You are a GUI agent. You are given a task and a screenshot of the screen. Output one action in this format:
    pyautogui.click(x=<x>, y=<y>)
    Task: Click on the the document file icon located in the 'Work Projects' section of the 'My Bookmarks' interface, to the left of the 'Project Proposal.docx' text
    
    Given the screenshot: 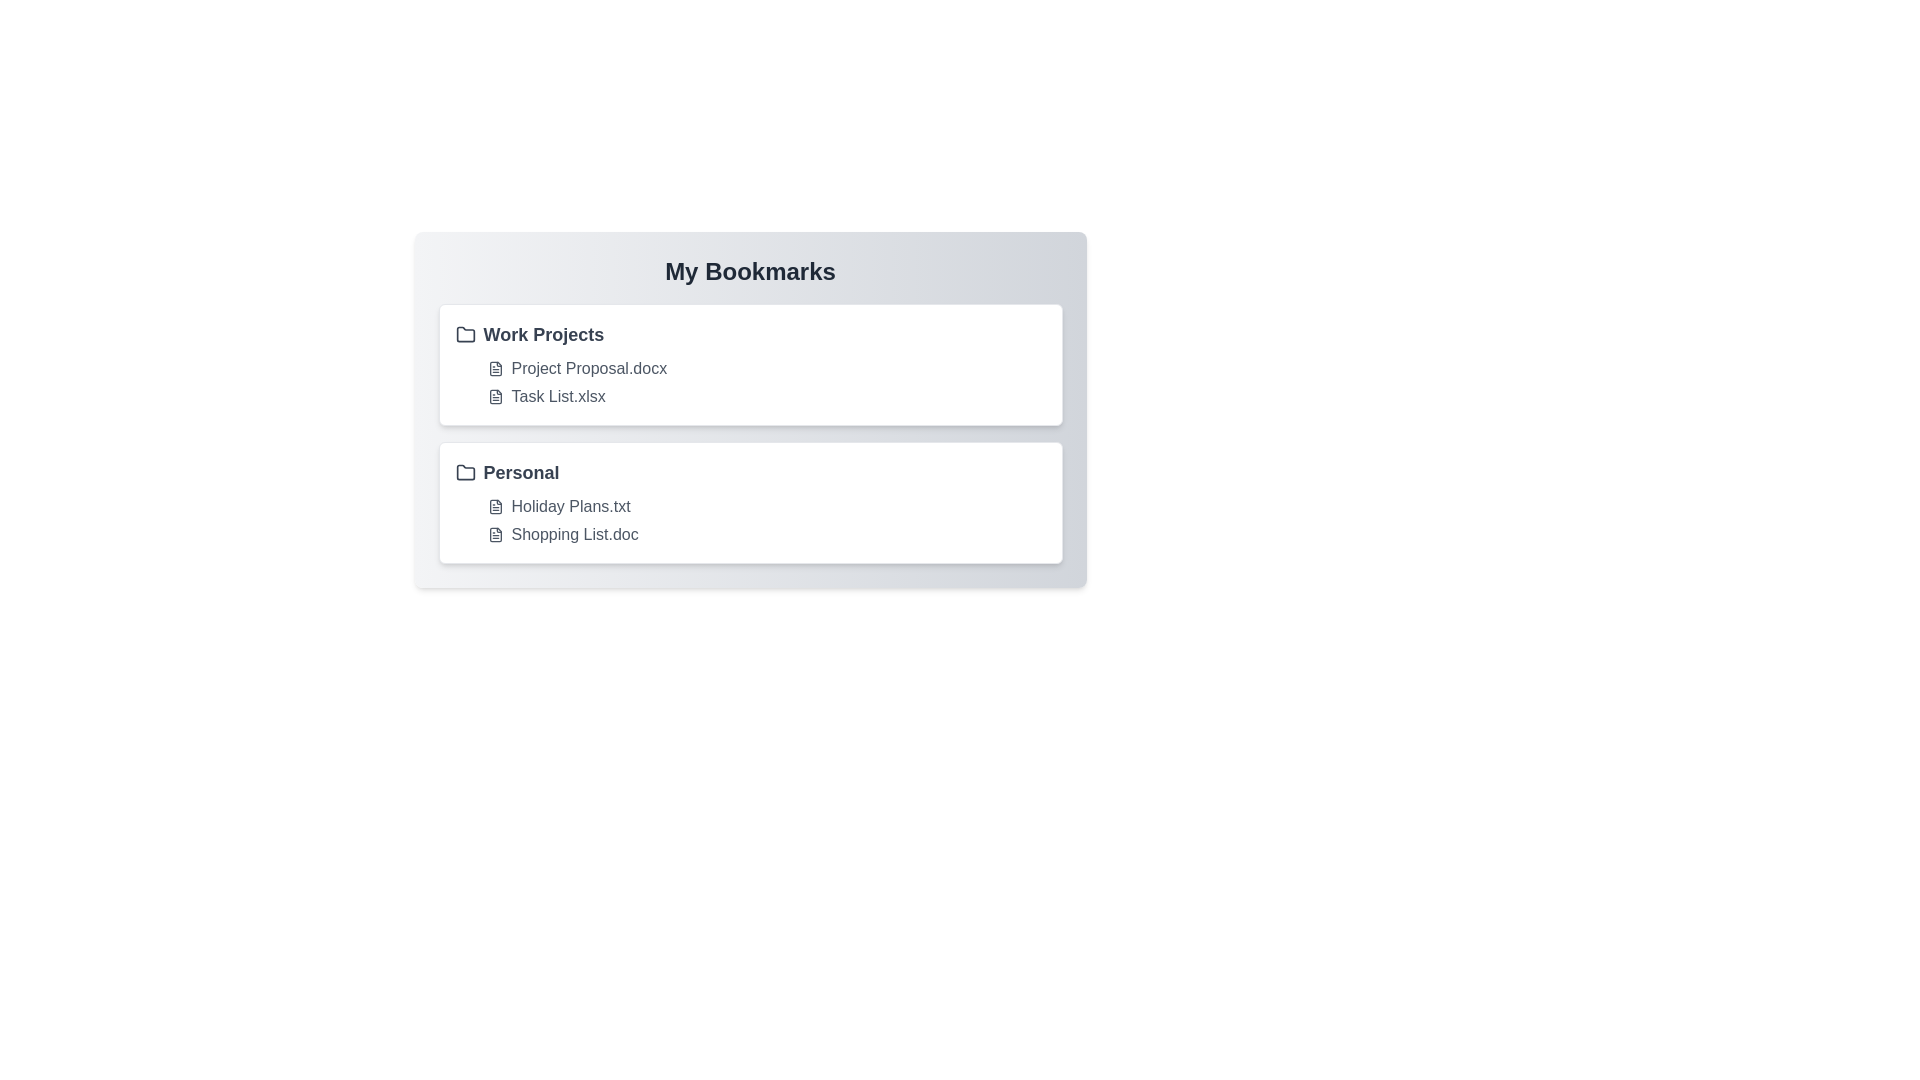 What is the action you would take?
    pyautogui.click(x=495, y=369)
    